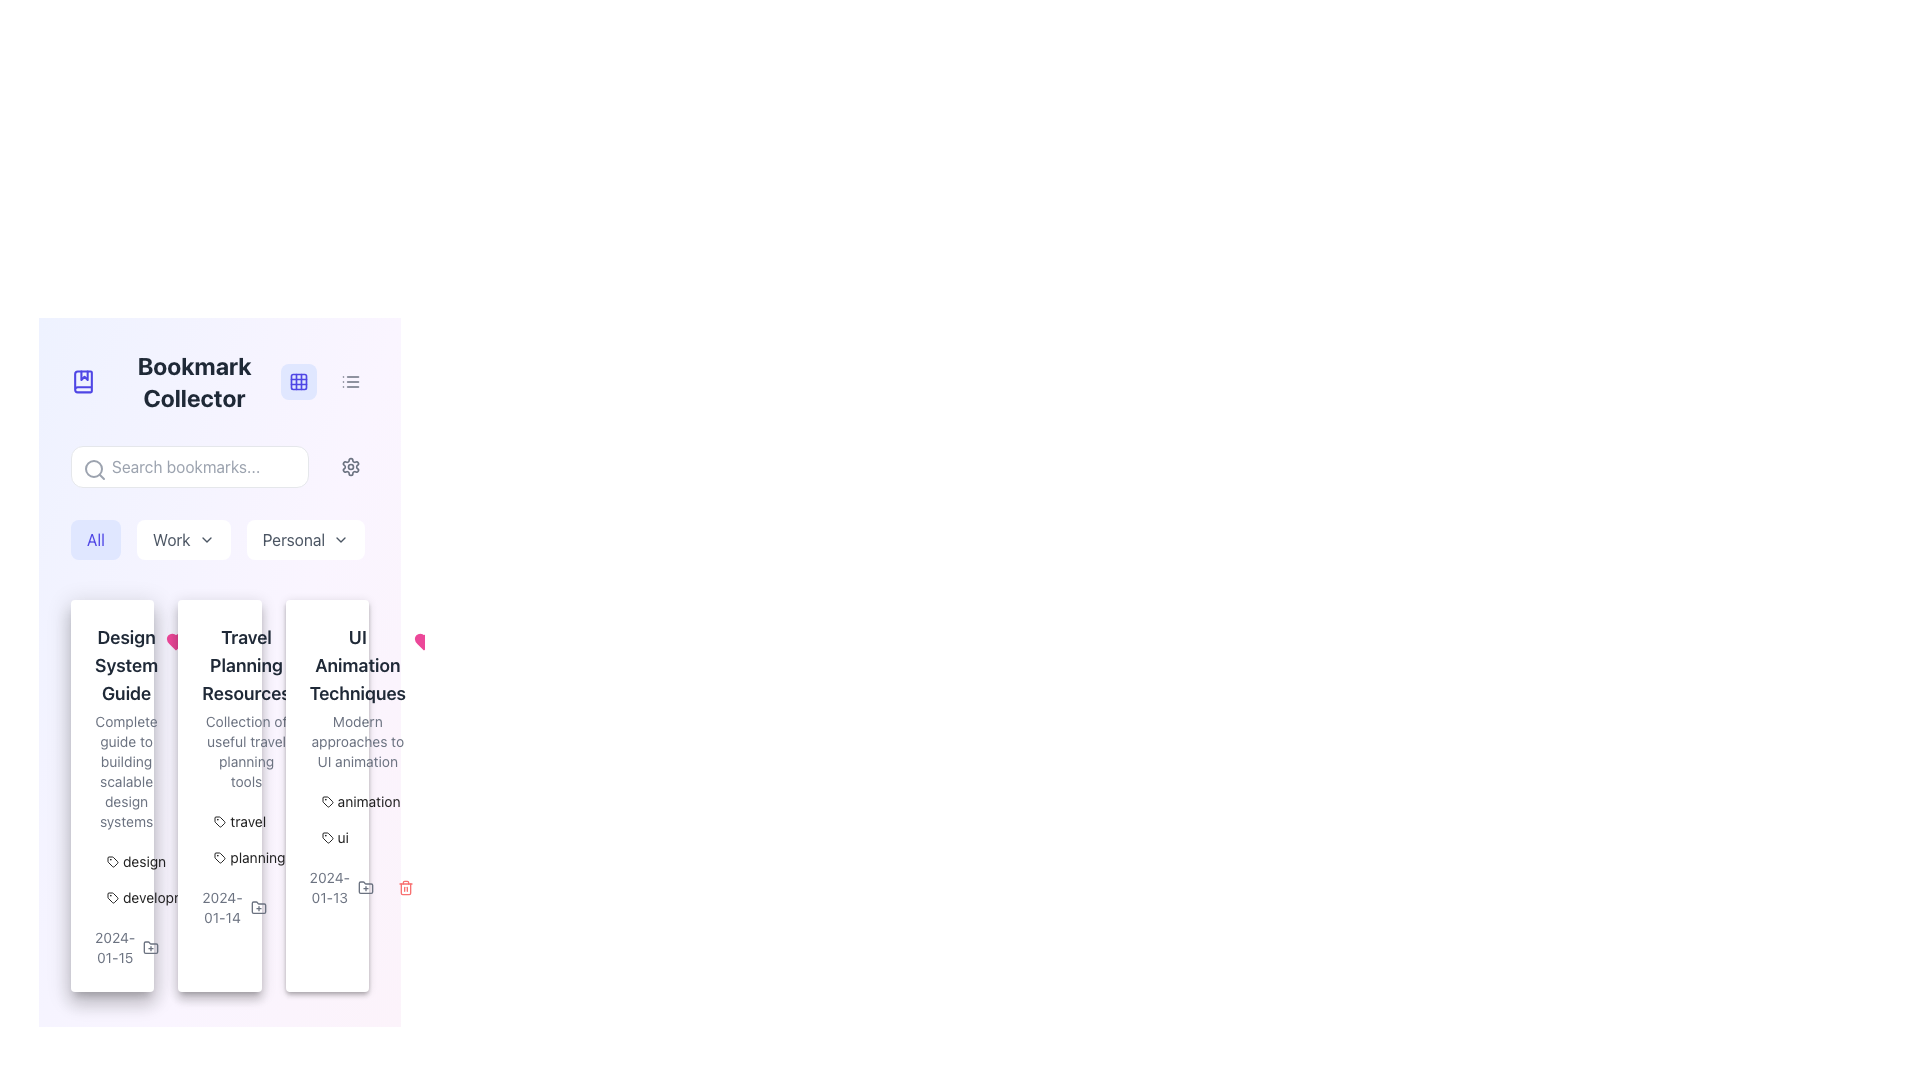  Describe the element at coordinates (357, 741) in the screenshot. I see `text content of the text label component located directly beneath the primary title 'UI Animation Techniques' within the vertically stacked card layout` at that location.